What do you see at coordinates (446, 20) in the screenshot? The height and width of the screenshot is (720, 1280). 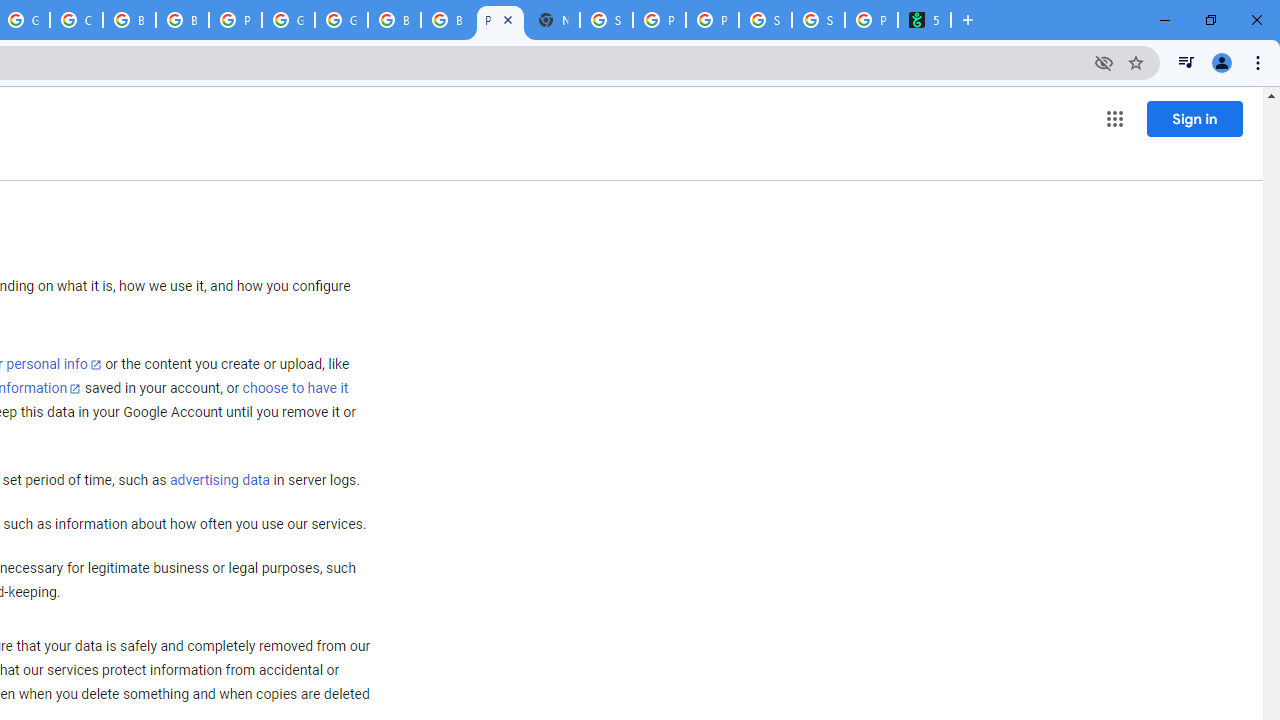 I see `'Browse Chrome as a guest - Computer - Google Chrome Help'` at bounding box center [446, 20].